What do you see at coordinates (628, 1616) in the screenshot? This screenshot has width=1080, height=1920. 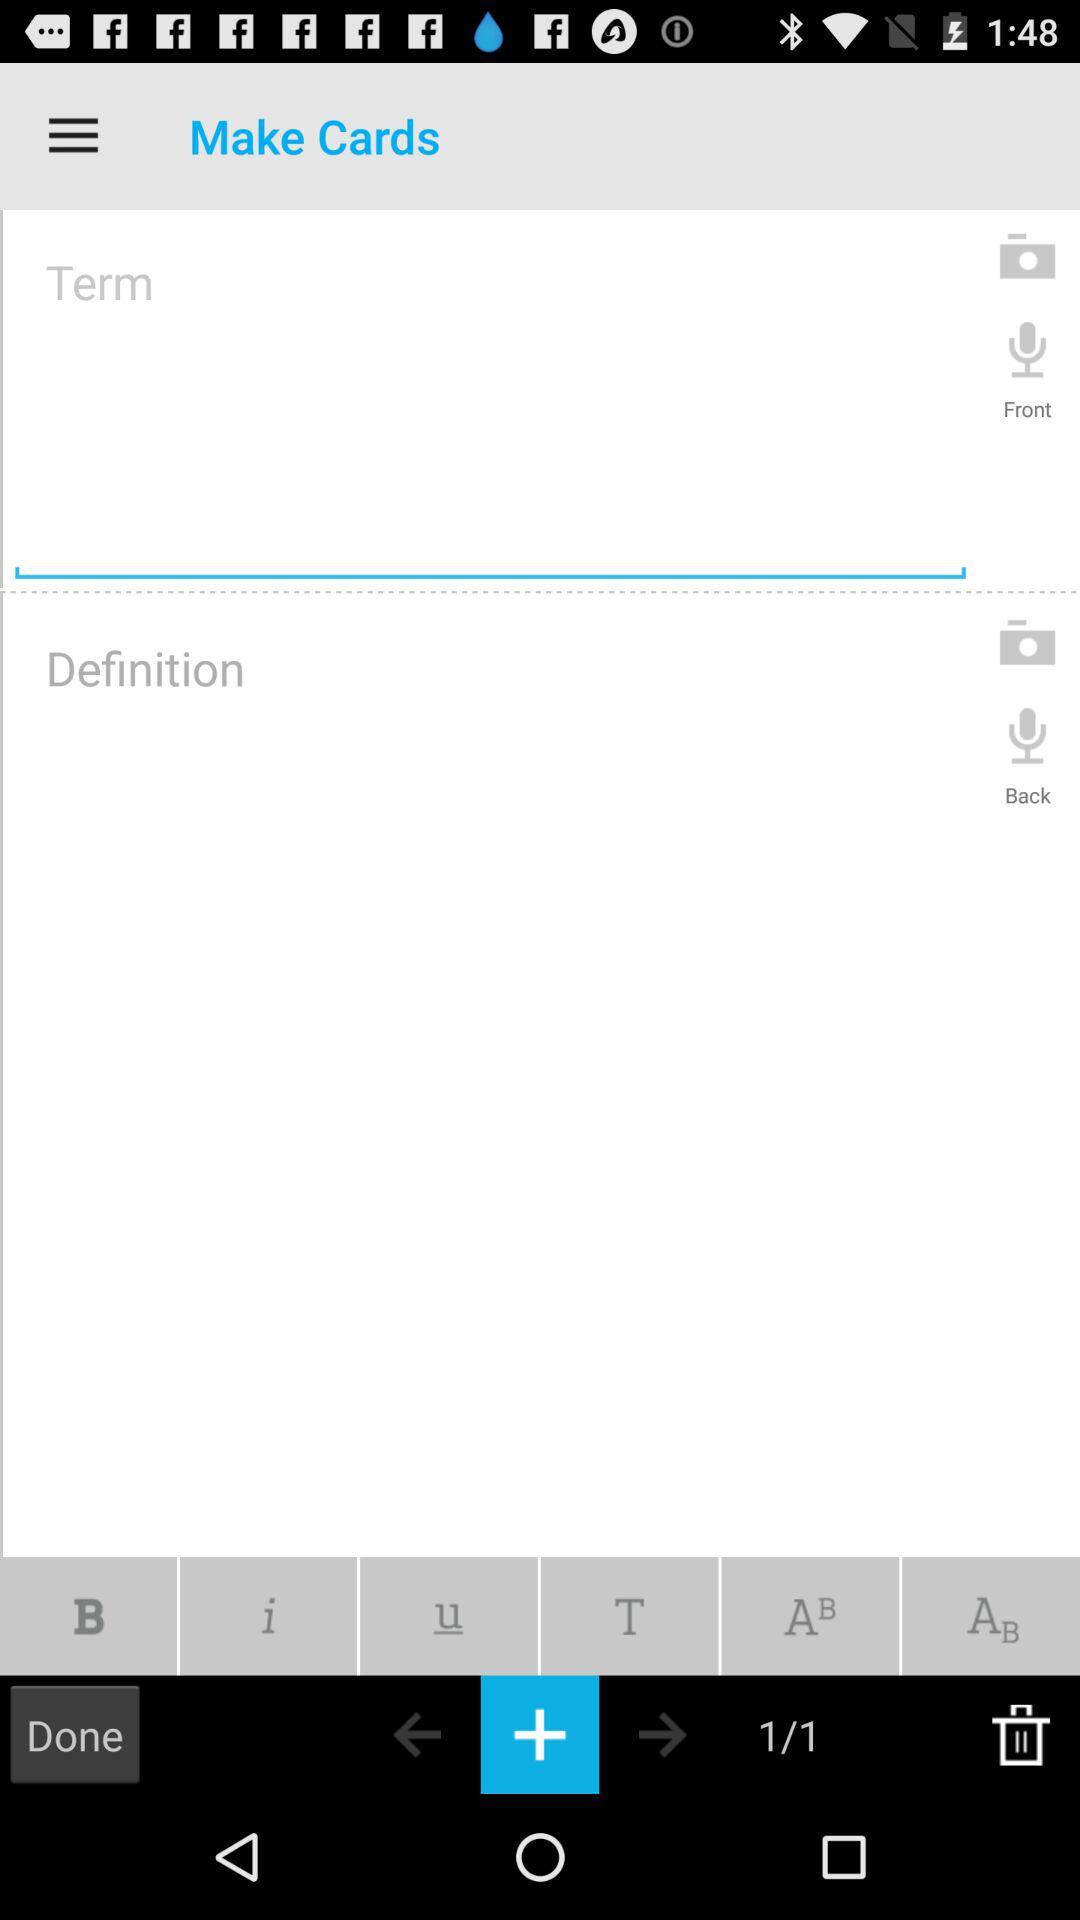 I see `change text font for cards` at bounding box center [628, 1616].